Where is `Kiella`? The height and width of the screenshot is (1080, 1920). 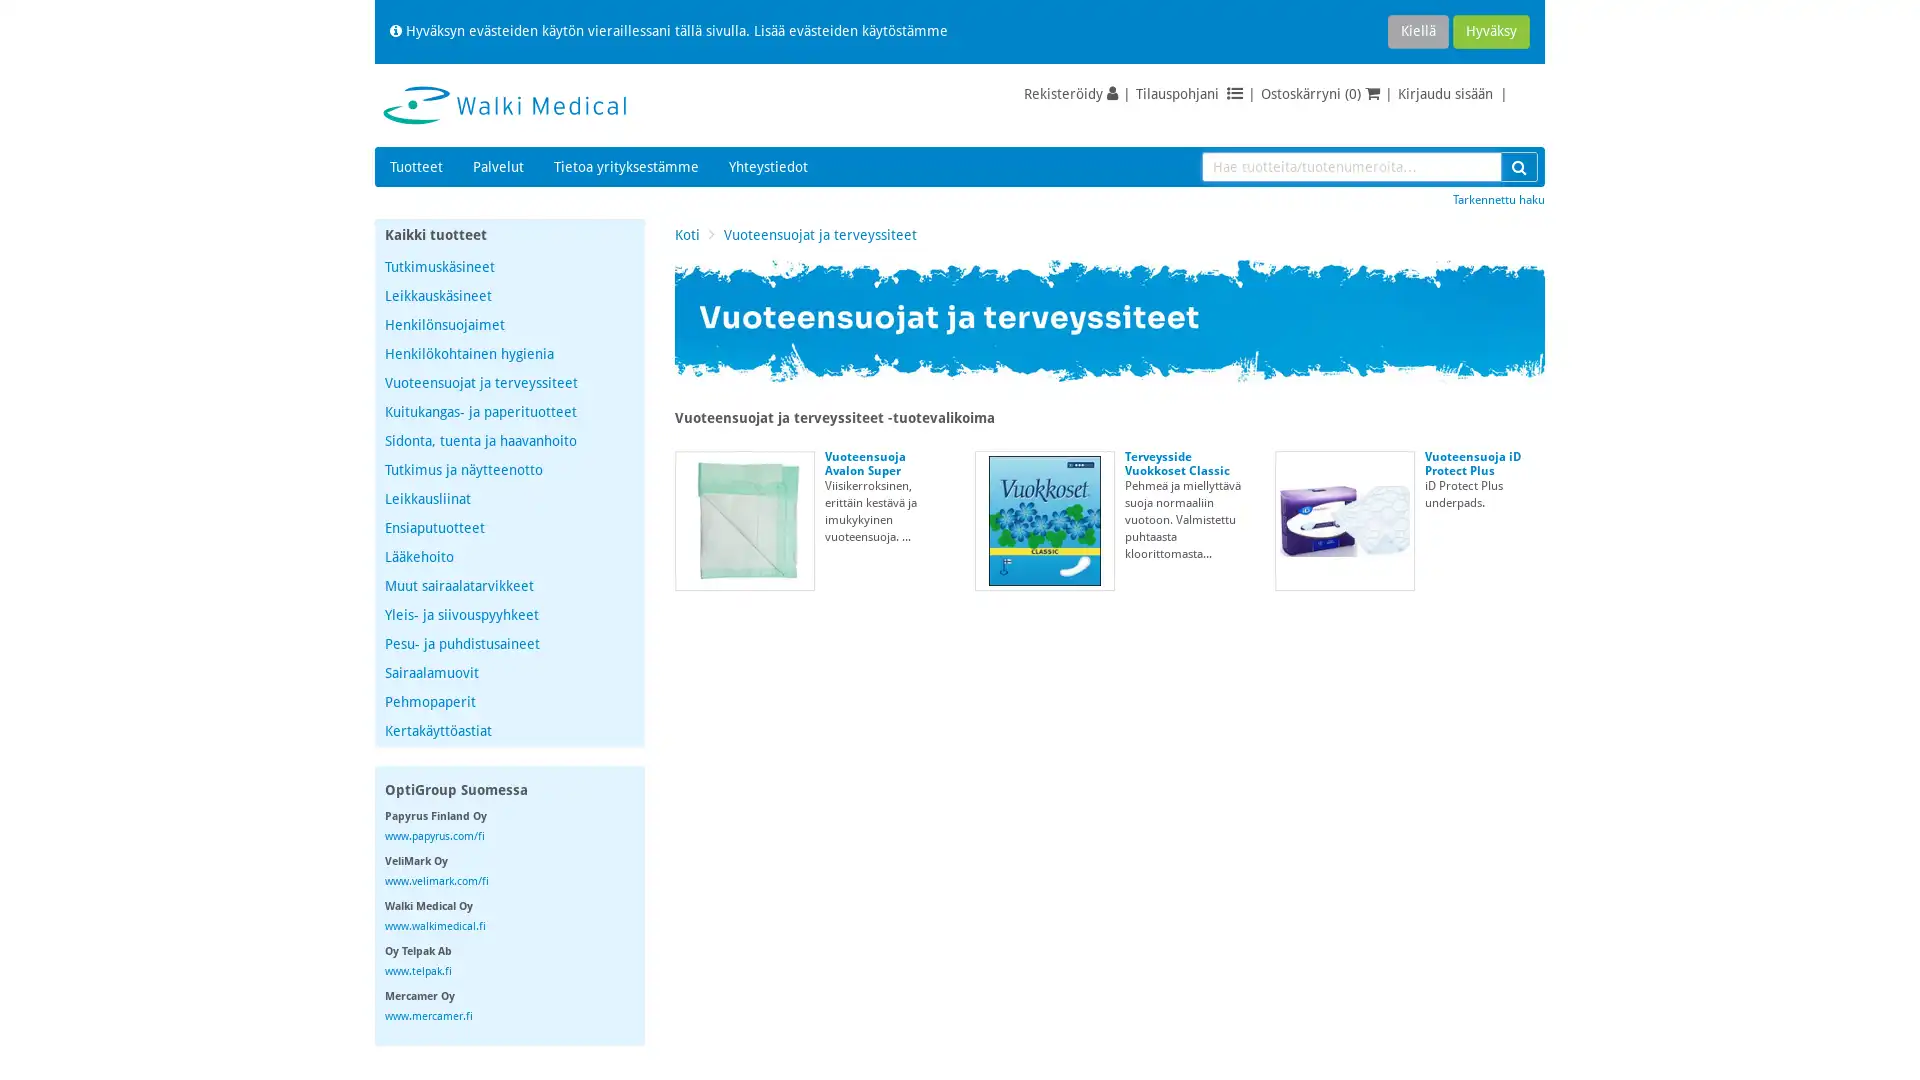
Kiella is located at coordinates (1417, 31).